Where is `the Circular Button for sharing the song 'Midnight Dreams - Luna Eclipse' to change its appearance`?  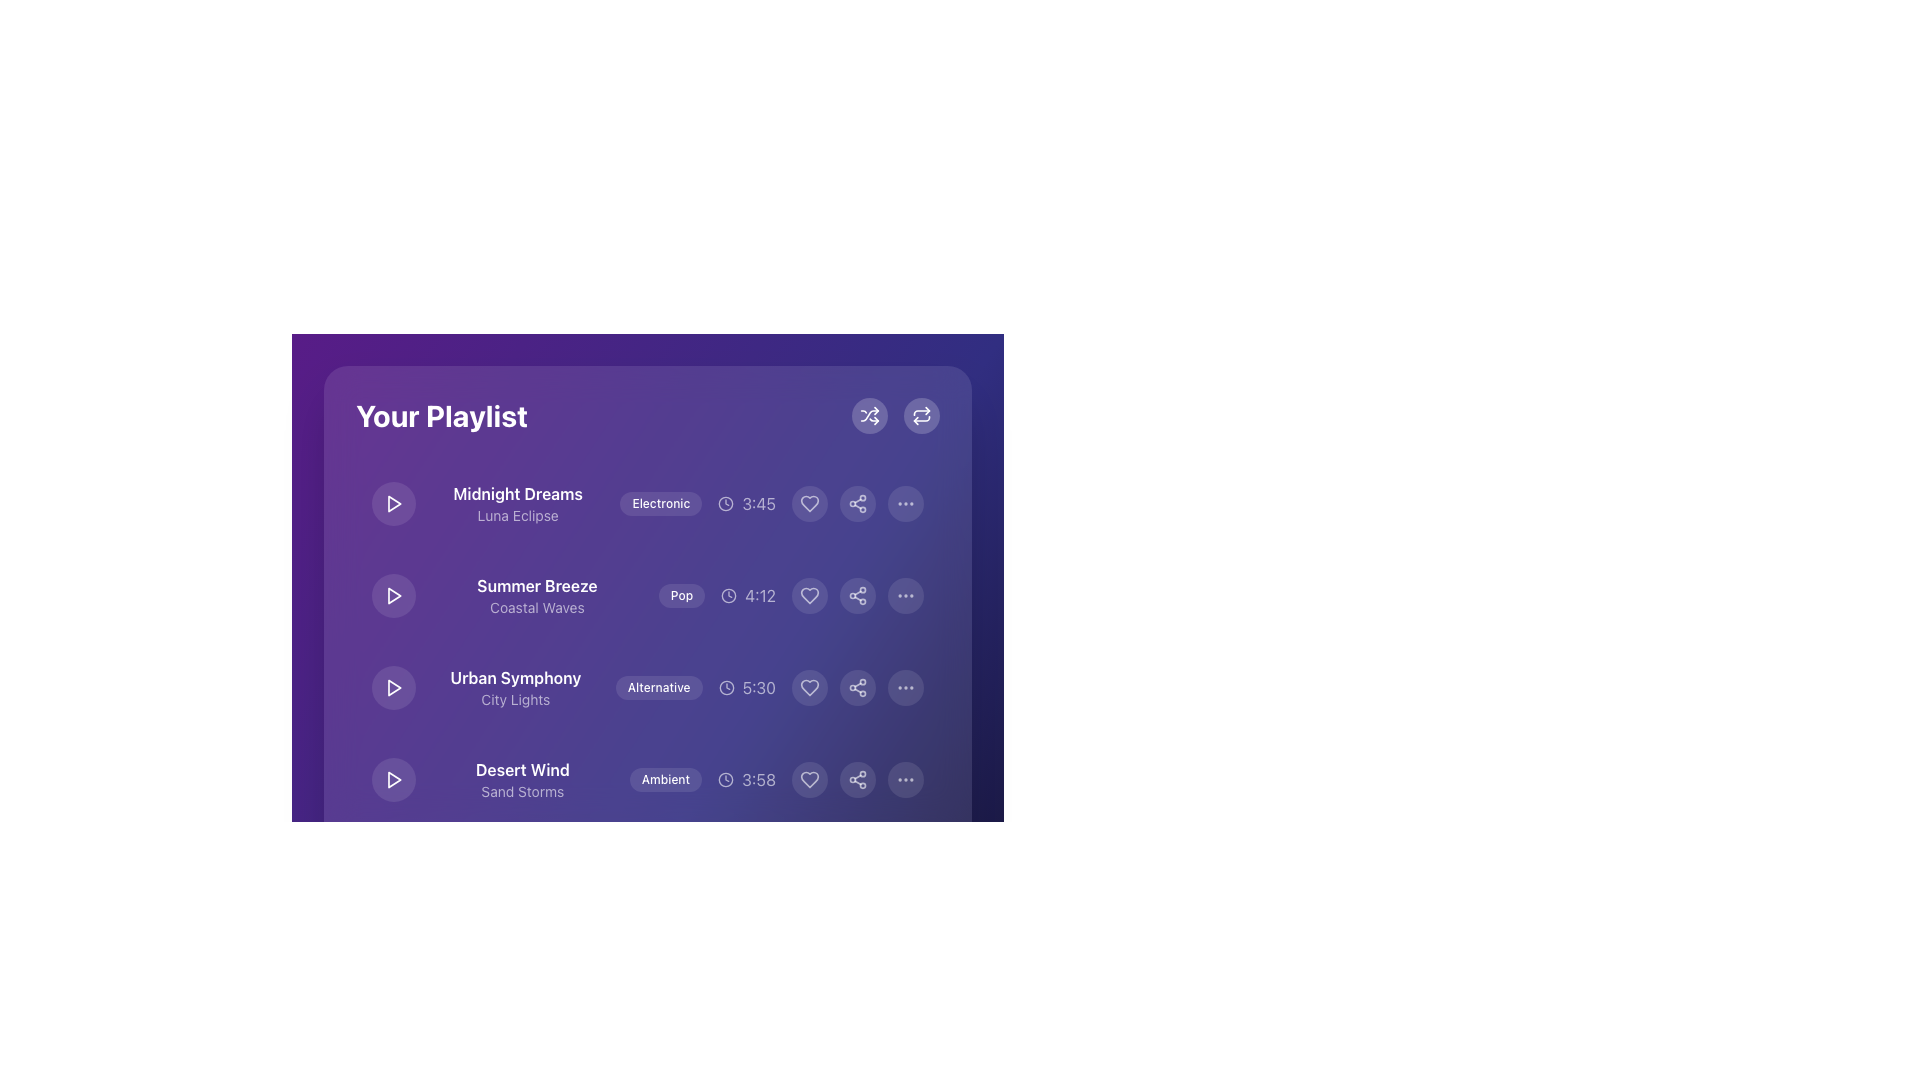 the Circular Button for sharing the song 'Midnight Dreams - Luna Eclipse' to change its appearance is located at coordinates (858, 503).